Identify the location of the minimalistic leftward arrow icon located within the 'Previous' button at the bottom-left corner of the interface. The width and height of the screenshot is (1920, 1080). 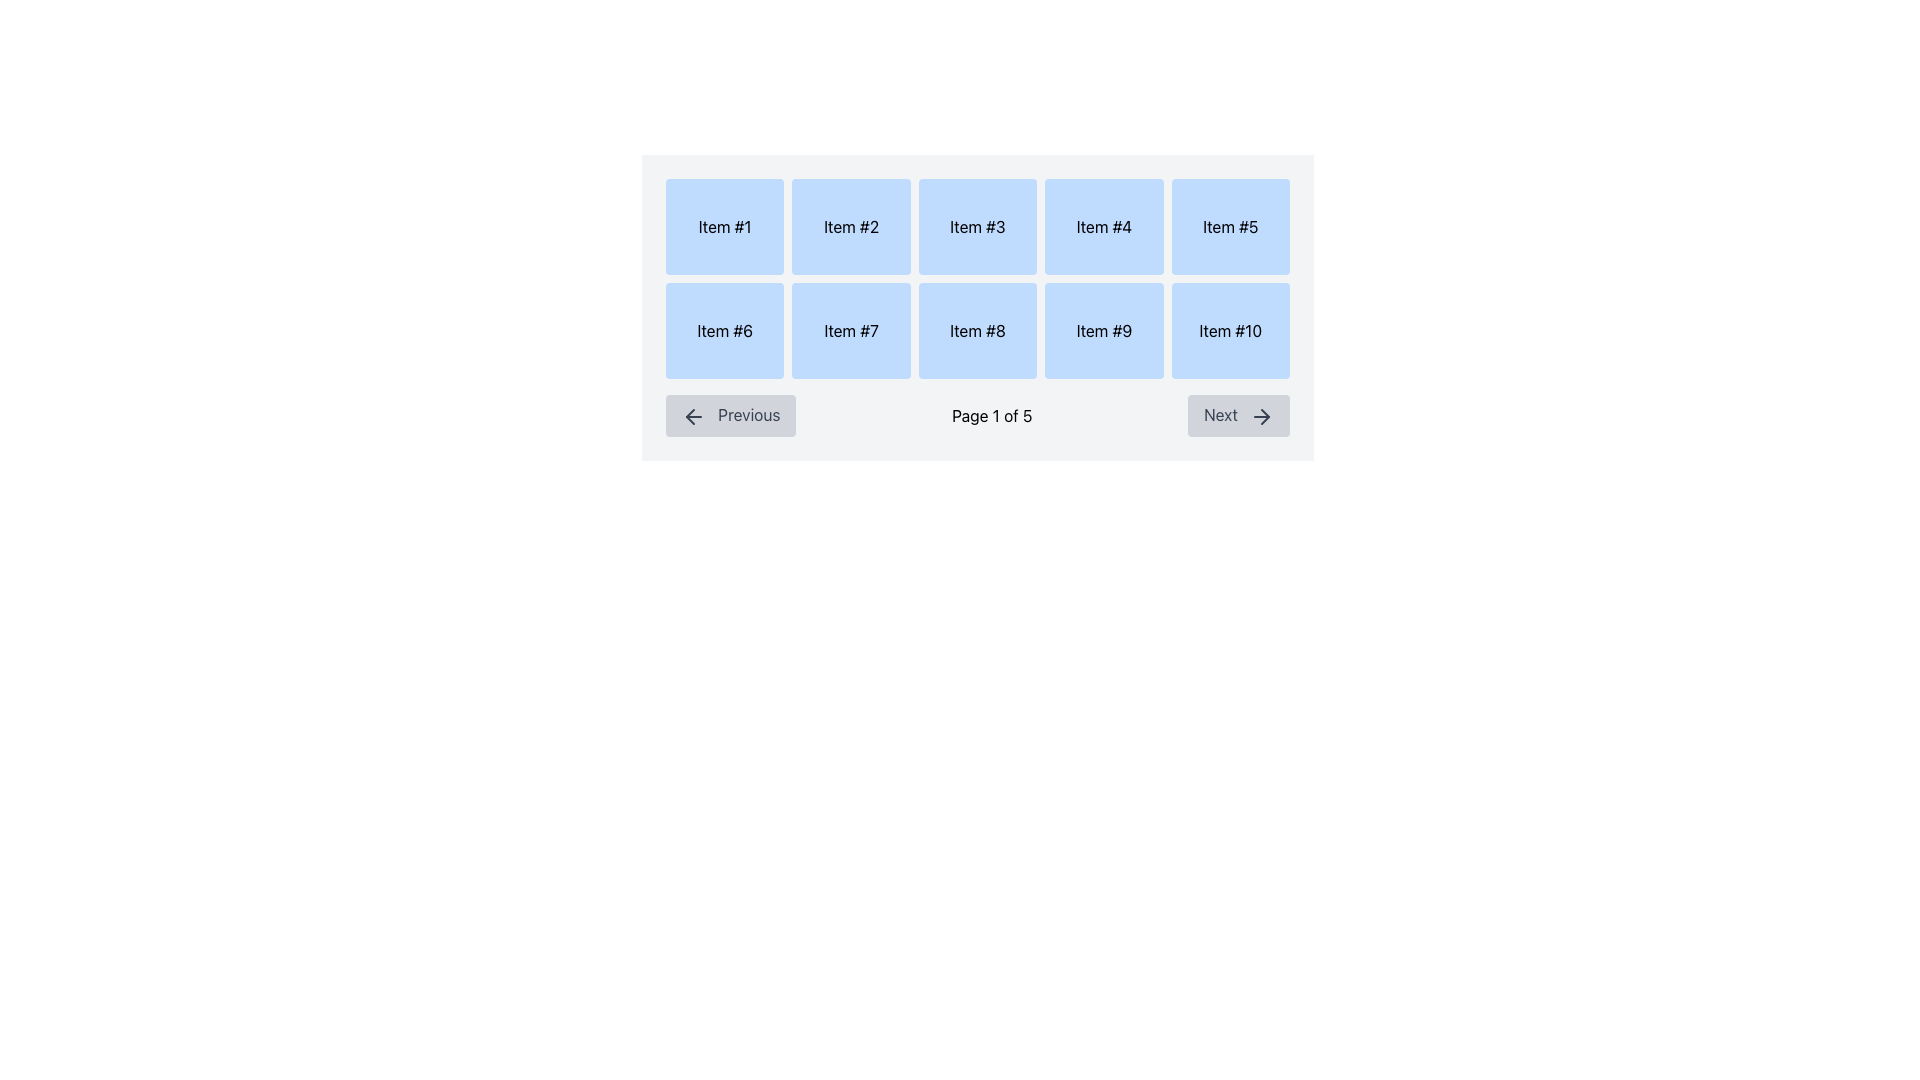
(694, 415).